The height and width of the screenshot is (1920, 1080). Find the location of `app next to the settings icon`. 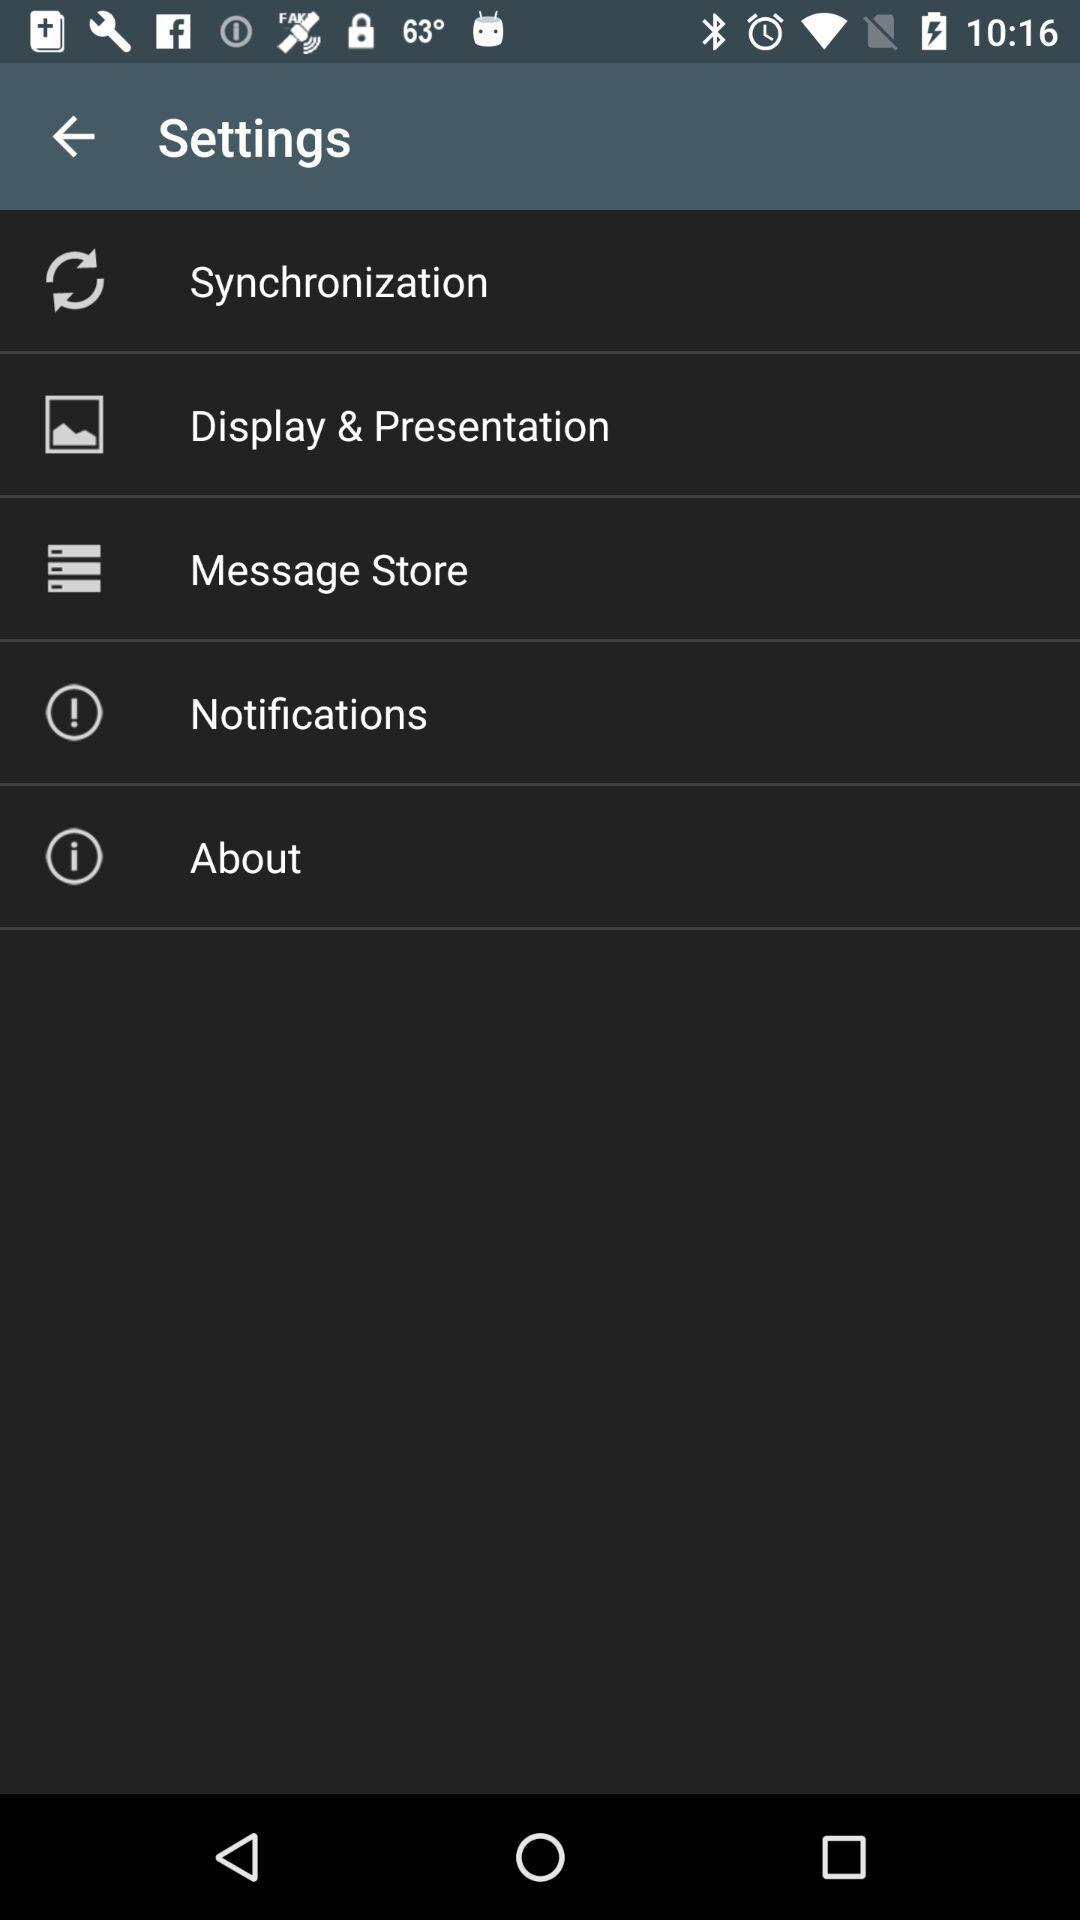

app next to the settings icon is located at coordinates (72, 135).